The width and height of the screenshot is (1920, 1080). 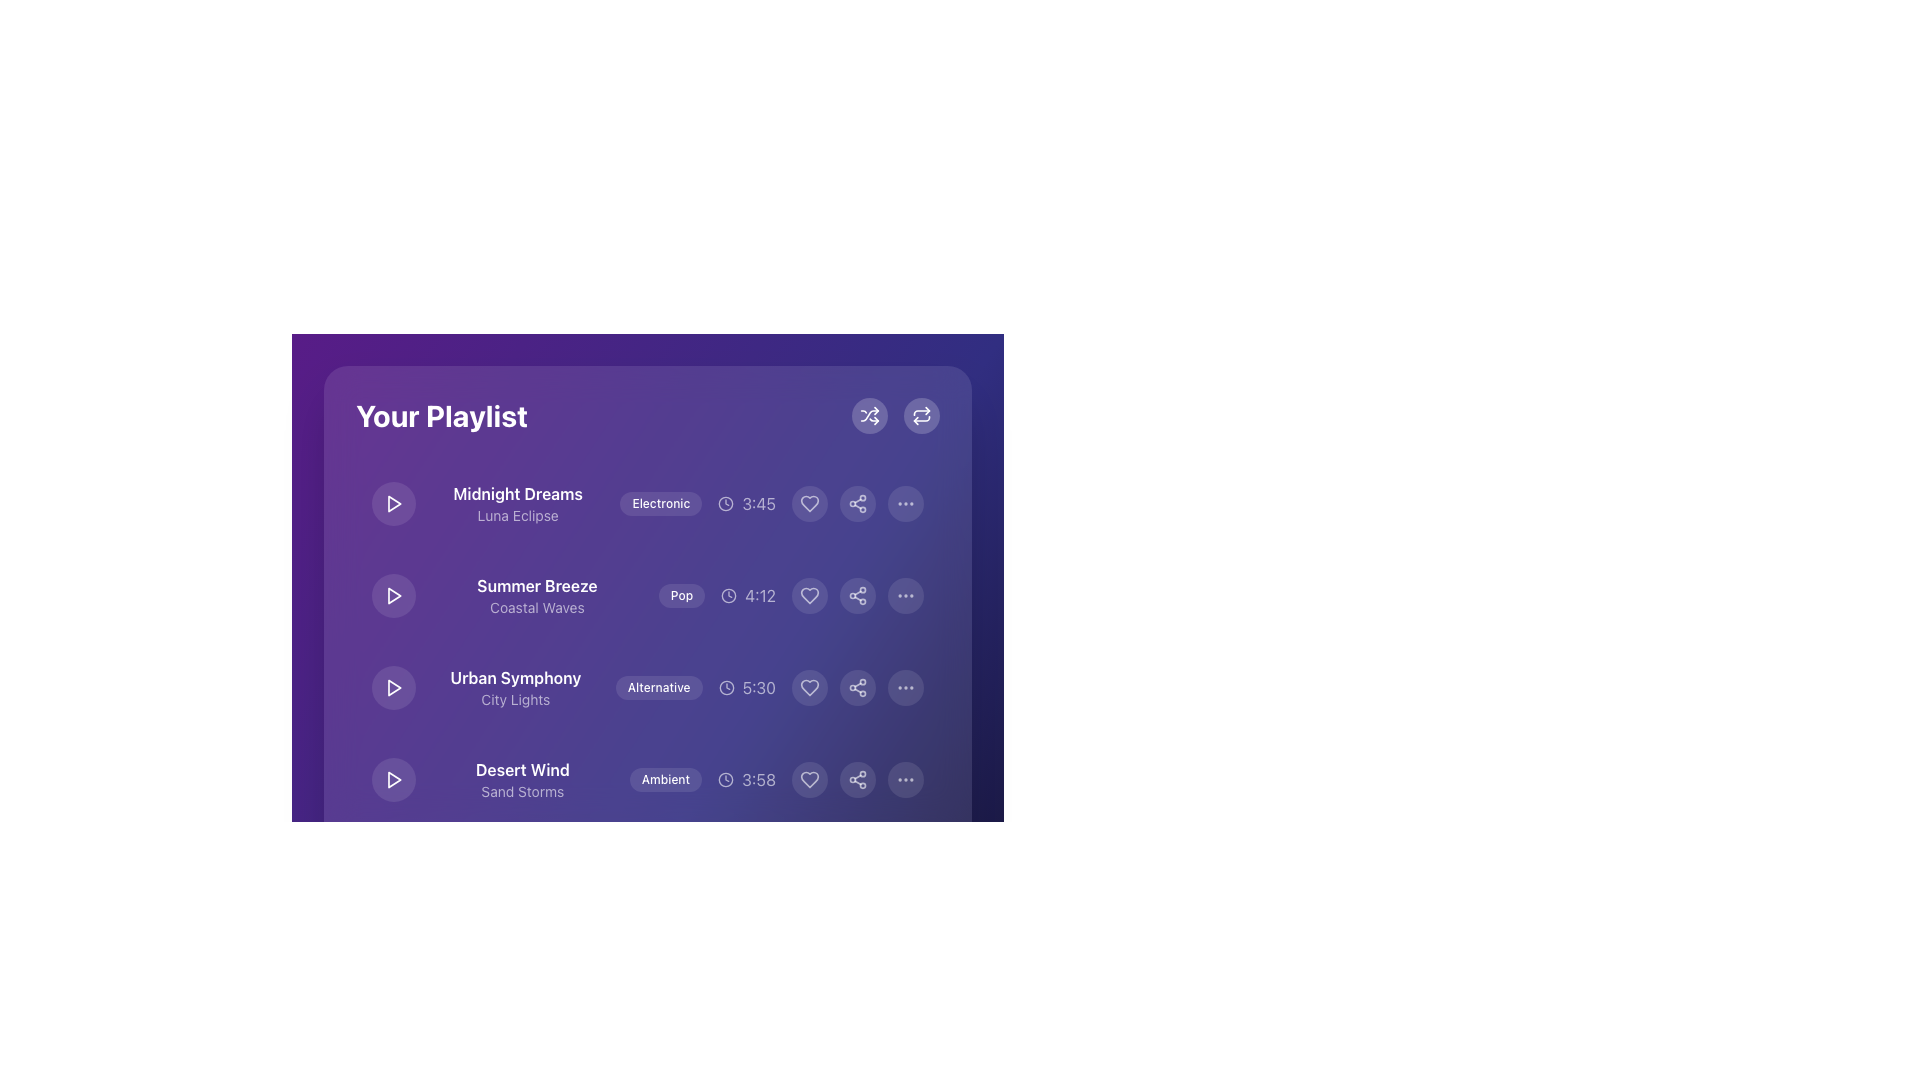 I want to click on text from the Text label that displays 'Summer Breeze' and 'Coastal Waves', which is located in the playlist interface below 'Midnight Dreams' and above 'Urban Symphony', so click(x=537, y=595).